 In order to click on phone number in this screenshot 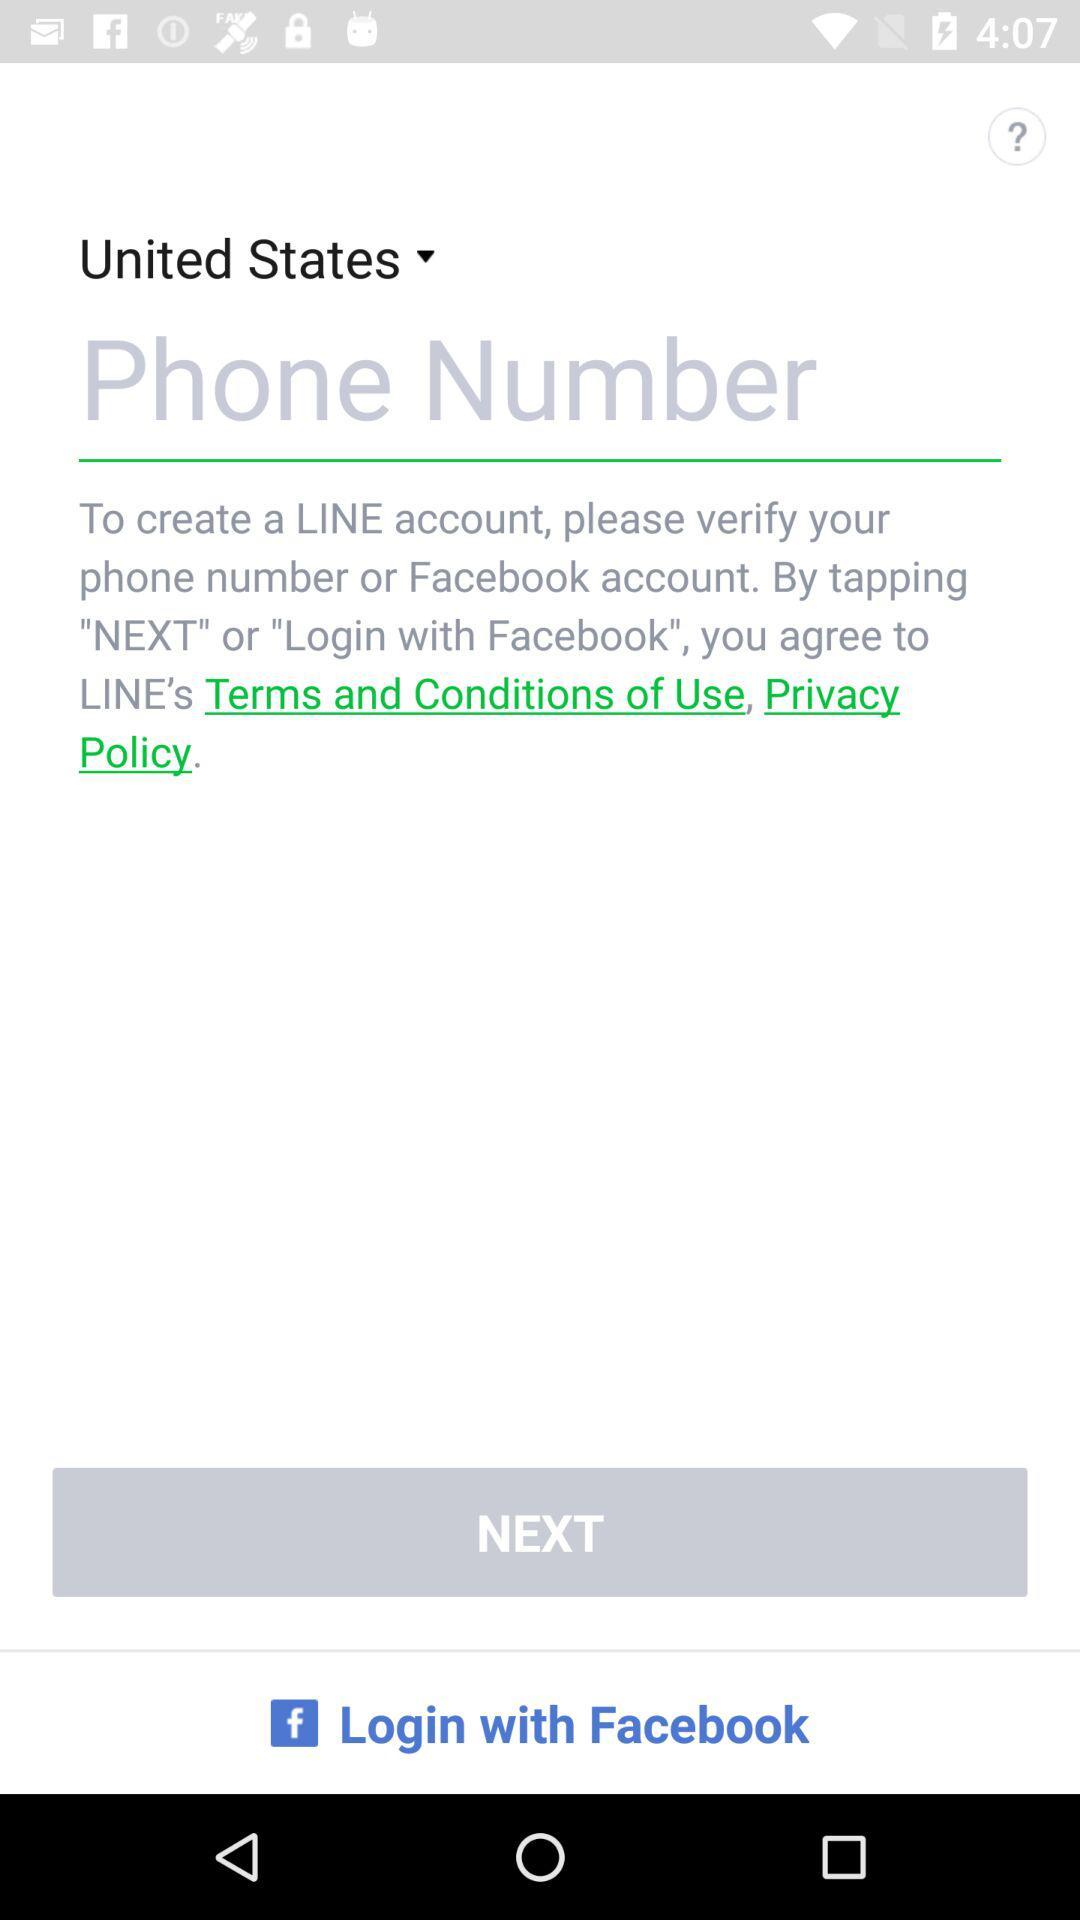, I will do `click(540, 376)`.